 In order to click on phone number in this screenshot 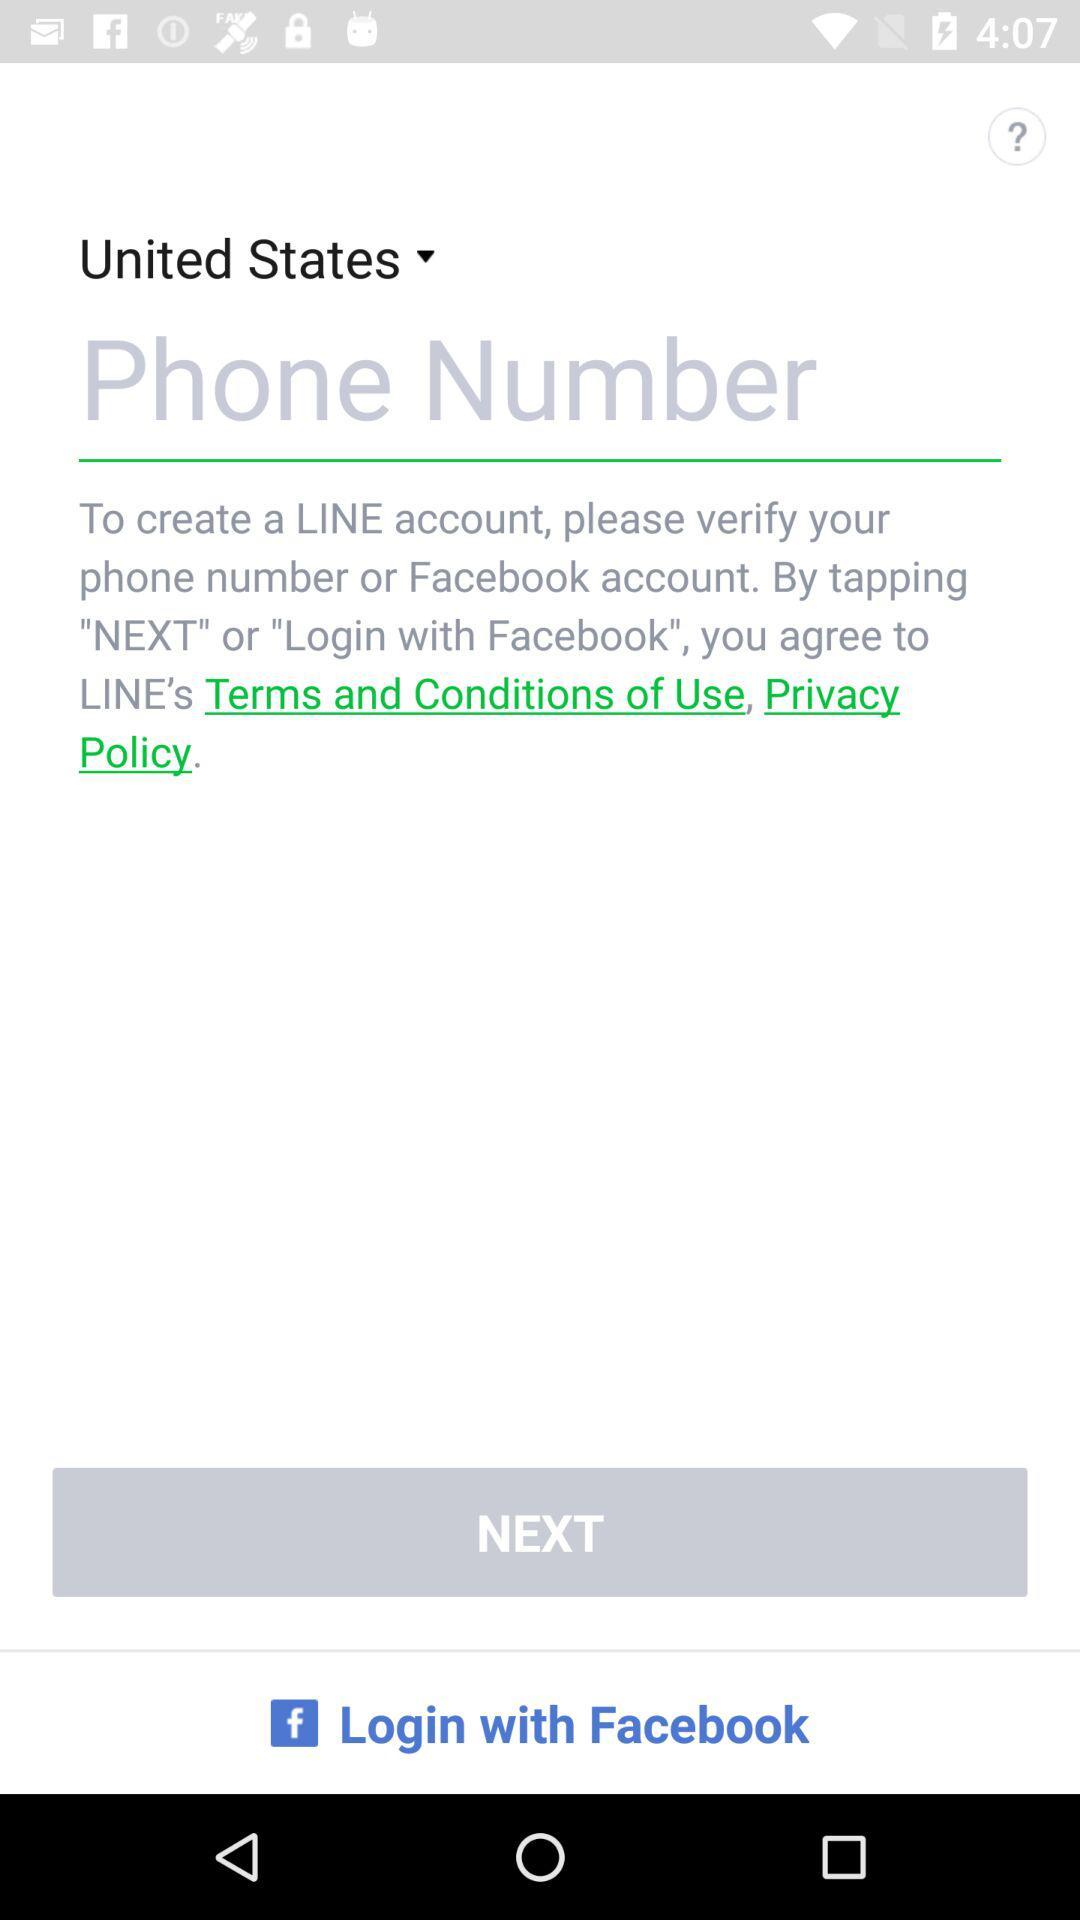, I will do `click(540, 376)`.